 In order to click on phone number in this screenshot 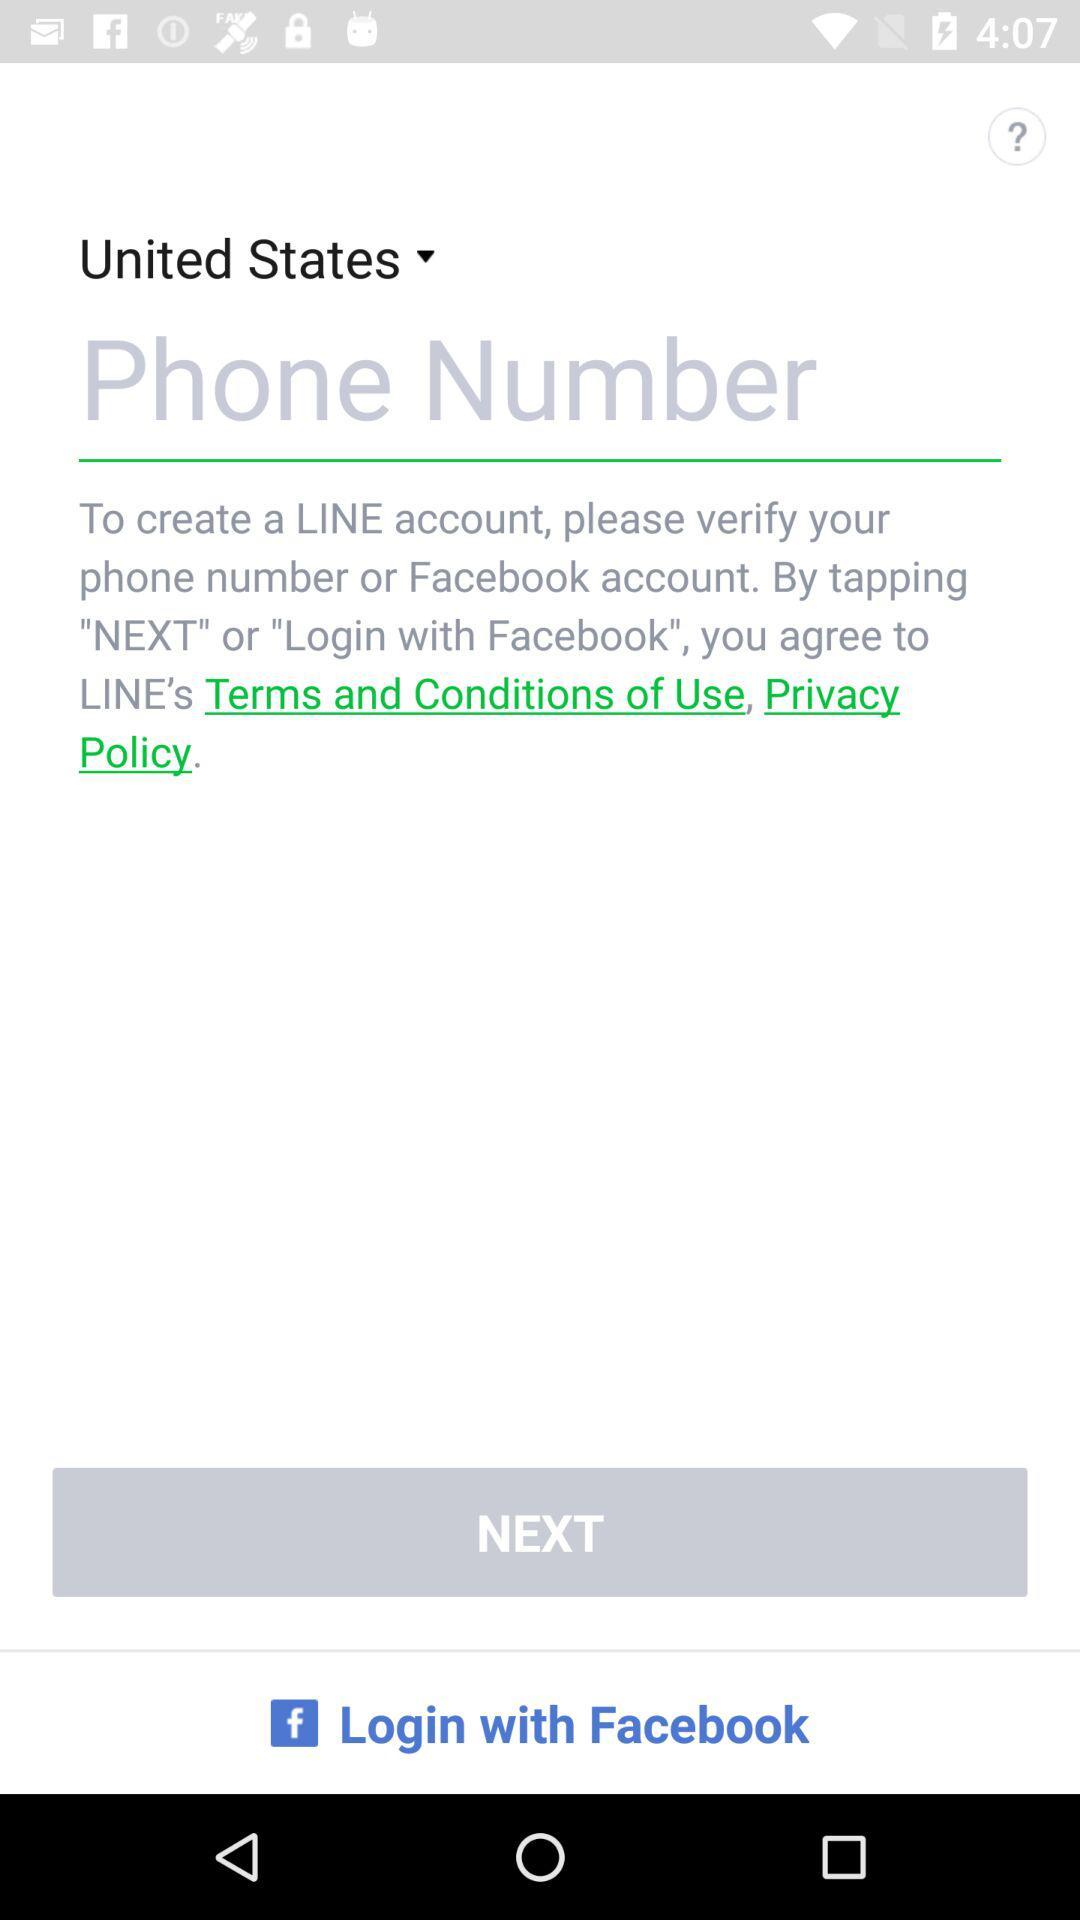, I will do `click(540, 376)`.